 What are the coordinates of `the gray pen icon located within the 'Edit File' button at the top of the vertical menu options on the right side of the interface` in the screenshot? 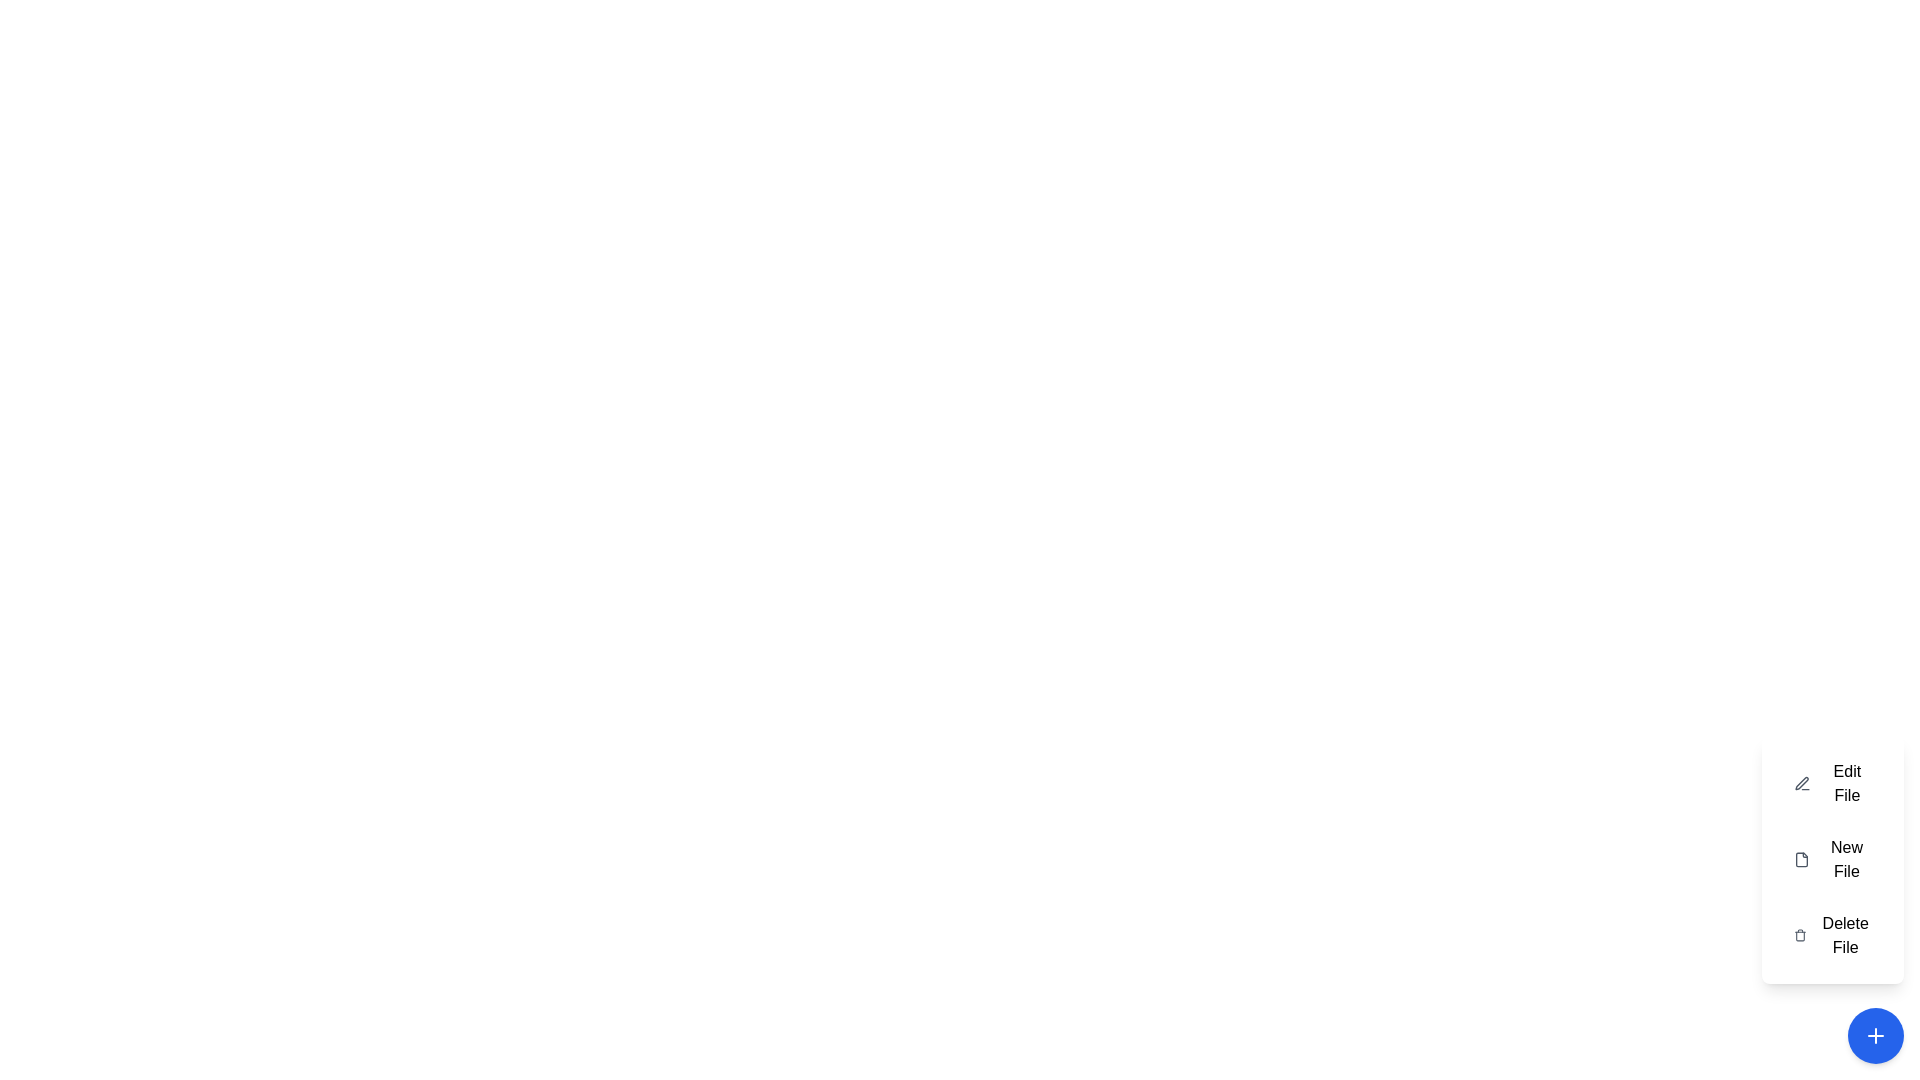 It's located at (1802, 782).